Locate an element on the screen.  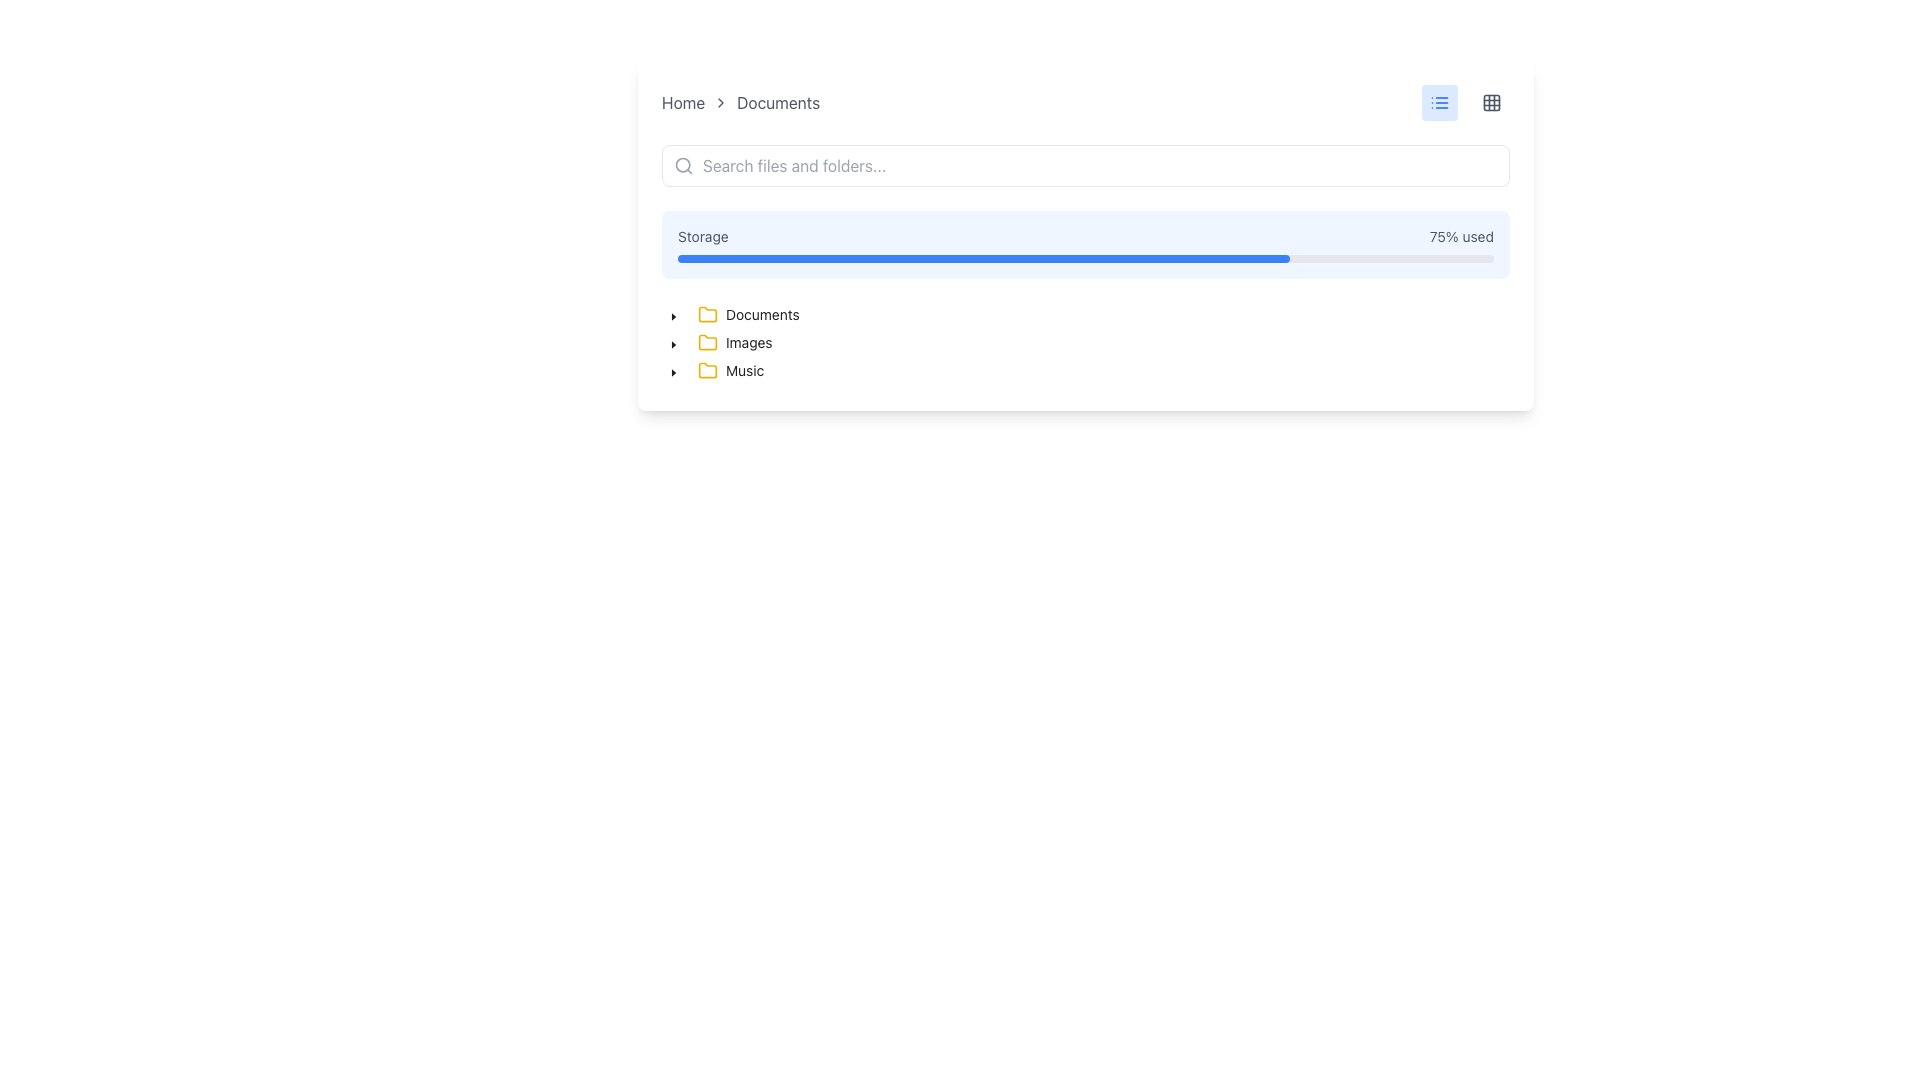
on the 3x3 grid icon button located in the top-right corner of the interface, which features a grid symbol made up of nine squares is located at coordinates (1492, 103).